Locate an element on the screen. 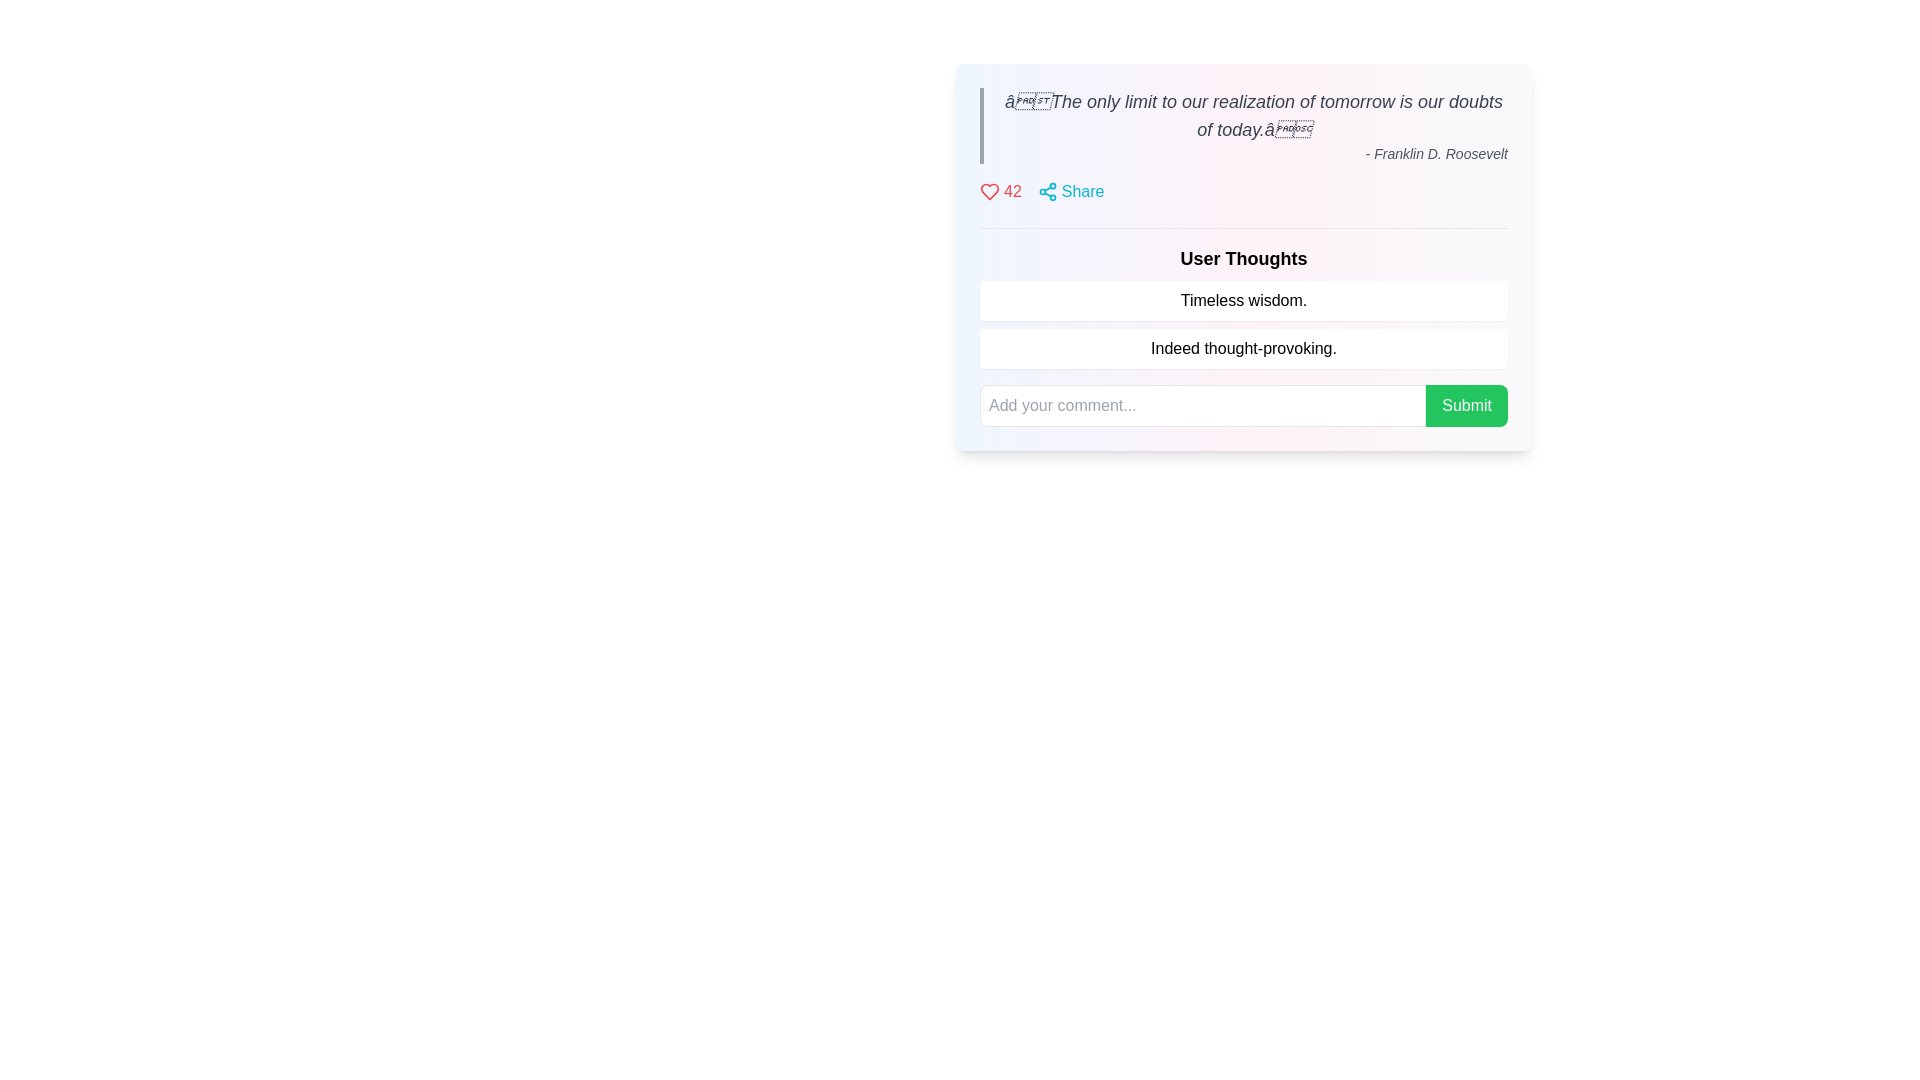 The width and height of the screenshot is (1920, 1080). the heart-shaped like button with a hollow design is located at coordinates (989, 192).